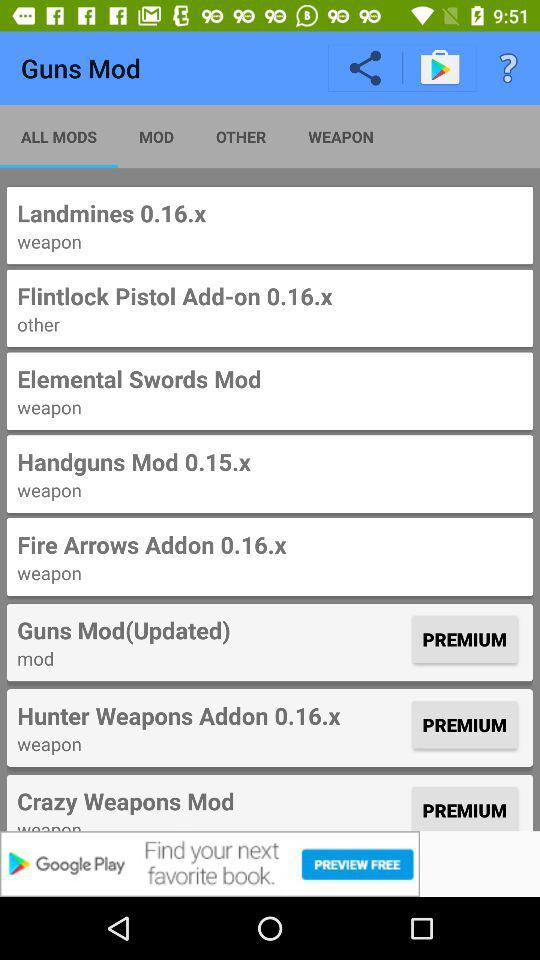 The height and width of the screenshot is (960, 540). I want to click on the fire arrows addon 016x, so click(270, 556).